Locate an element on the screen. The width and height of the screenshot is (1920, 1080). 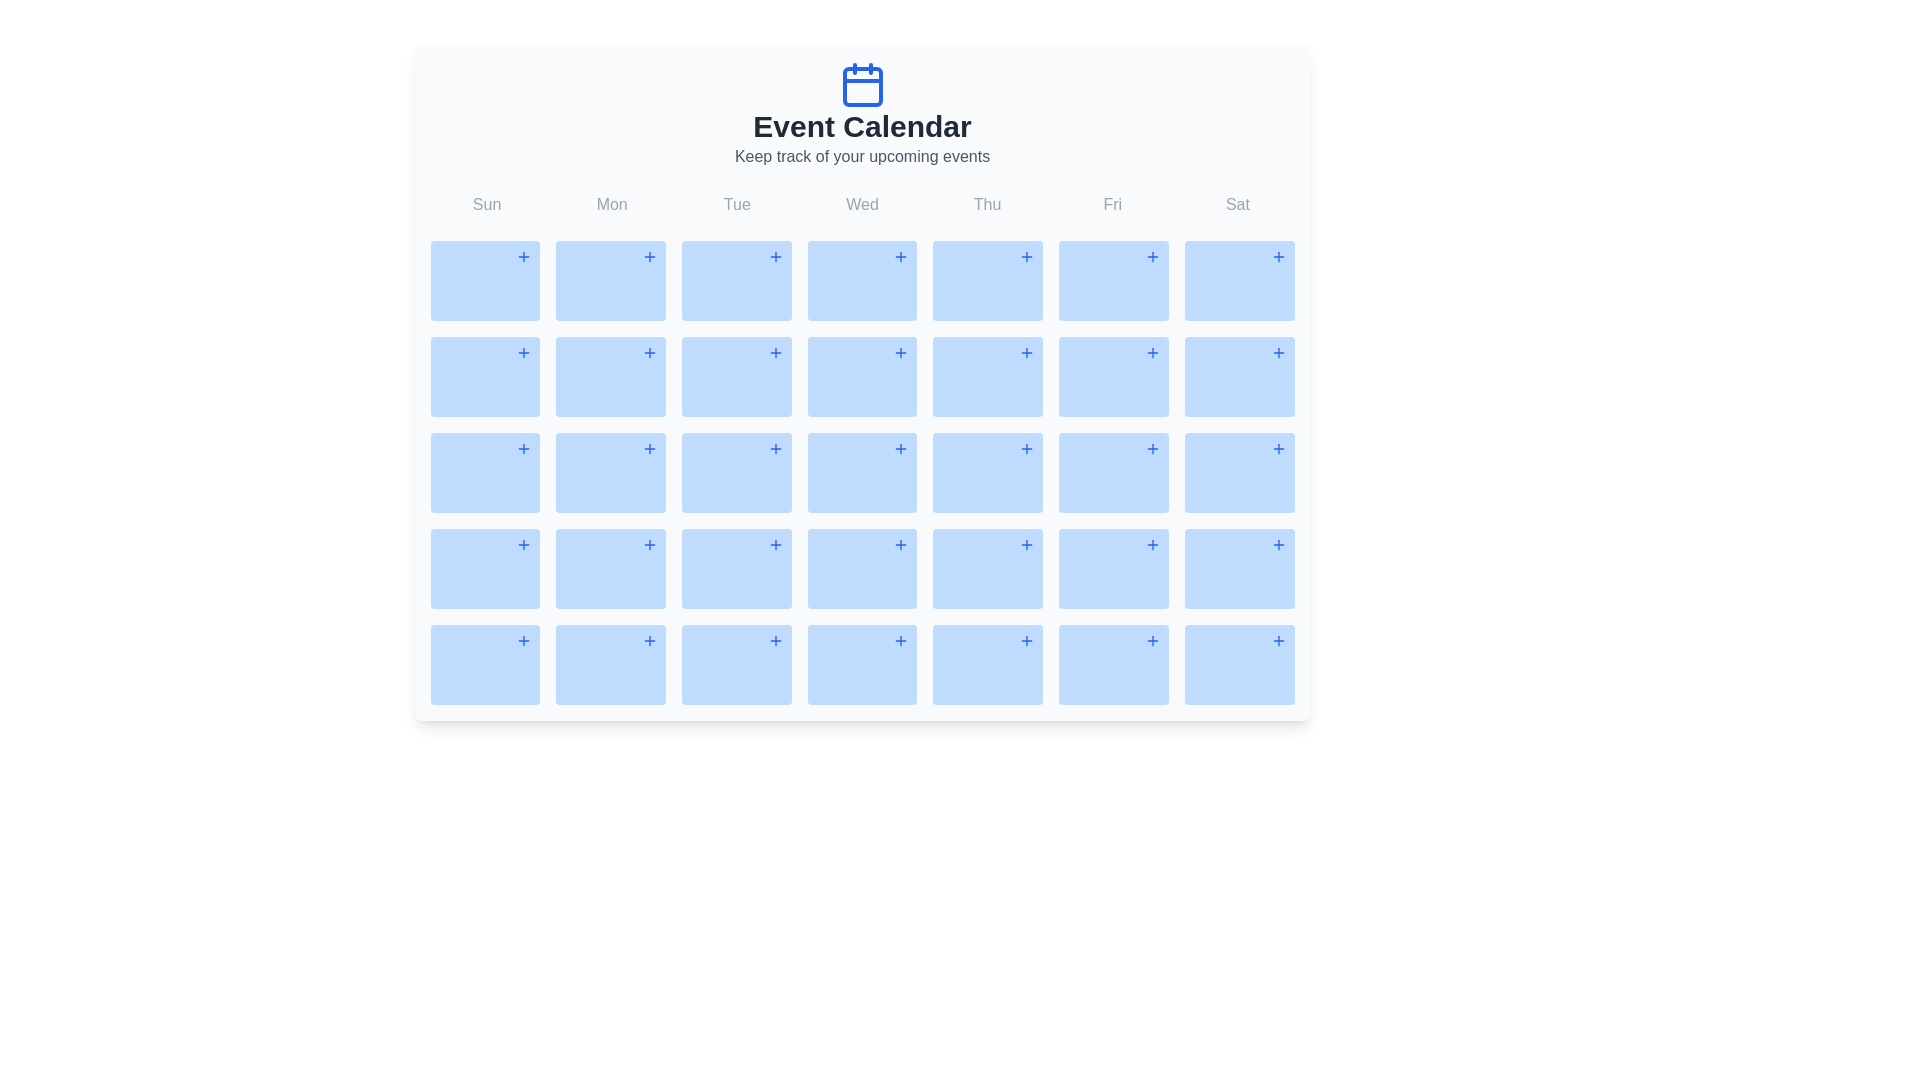
the decorative calendar icon located above the 'Event Calendar' text to interact with the calendar section is located at coordinates (862, 83).